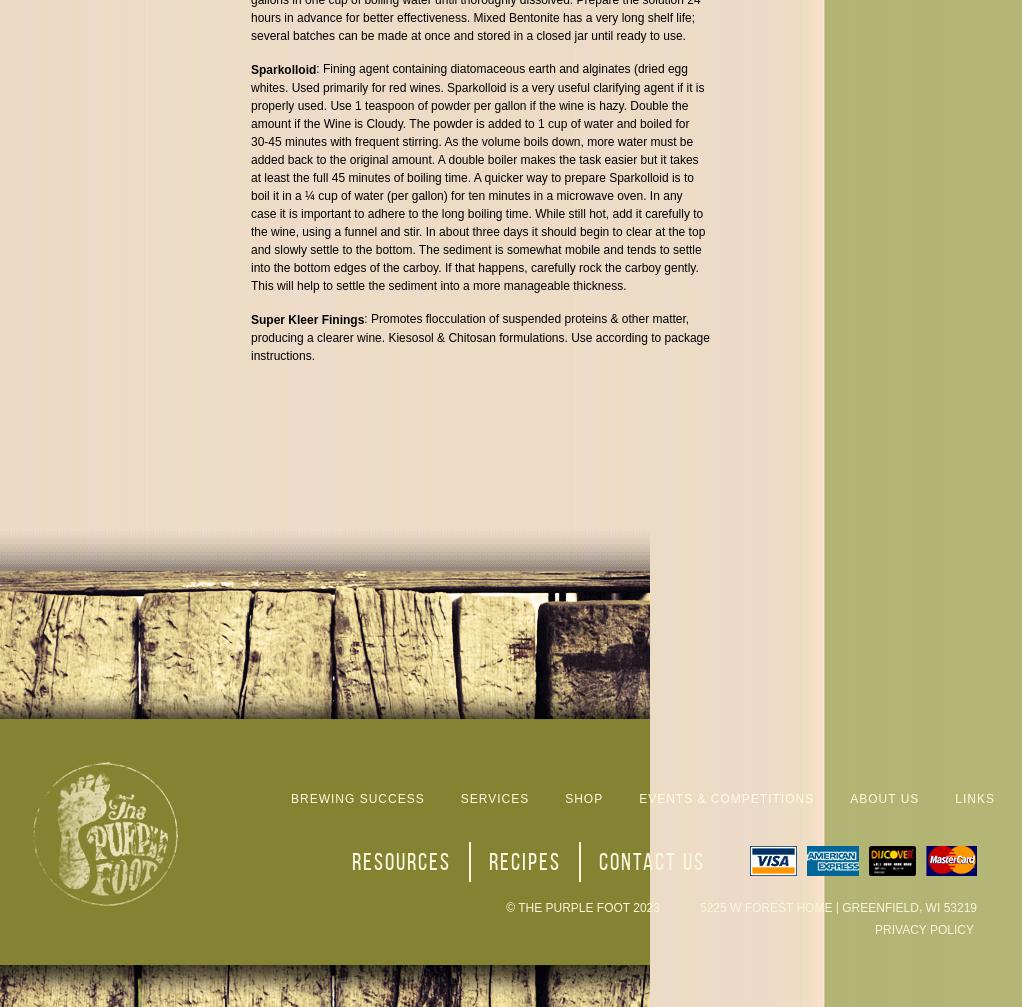 The image size is (1022, 1007). Describe the element at coordinates (399, 860) in the screenshot. I see `'Resources'` at that location.